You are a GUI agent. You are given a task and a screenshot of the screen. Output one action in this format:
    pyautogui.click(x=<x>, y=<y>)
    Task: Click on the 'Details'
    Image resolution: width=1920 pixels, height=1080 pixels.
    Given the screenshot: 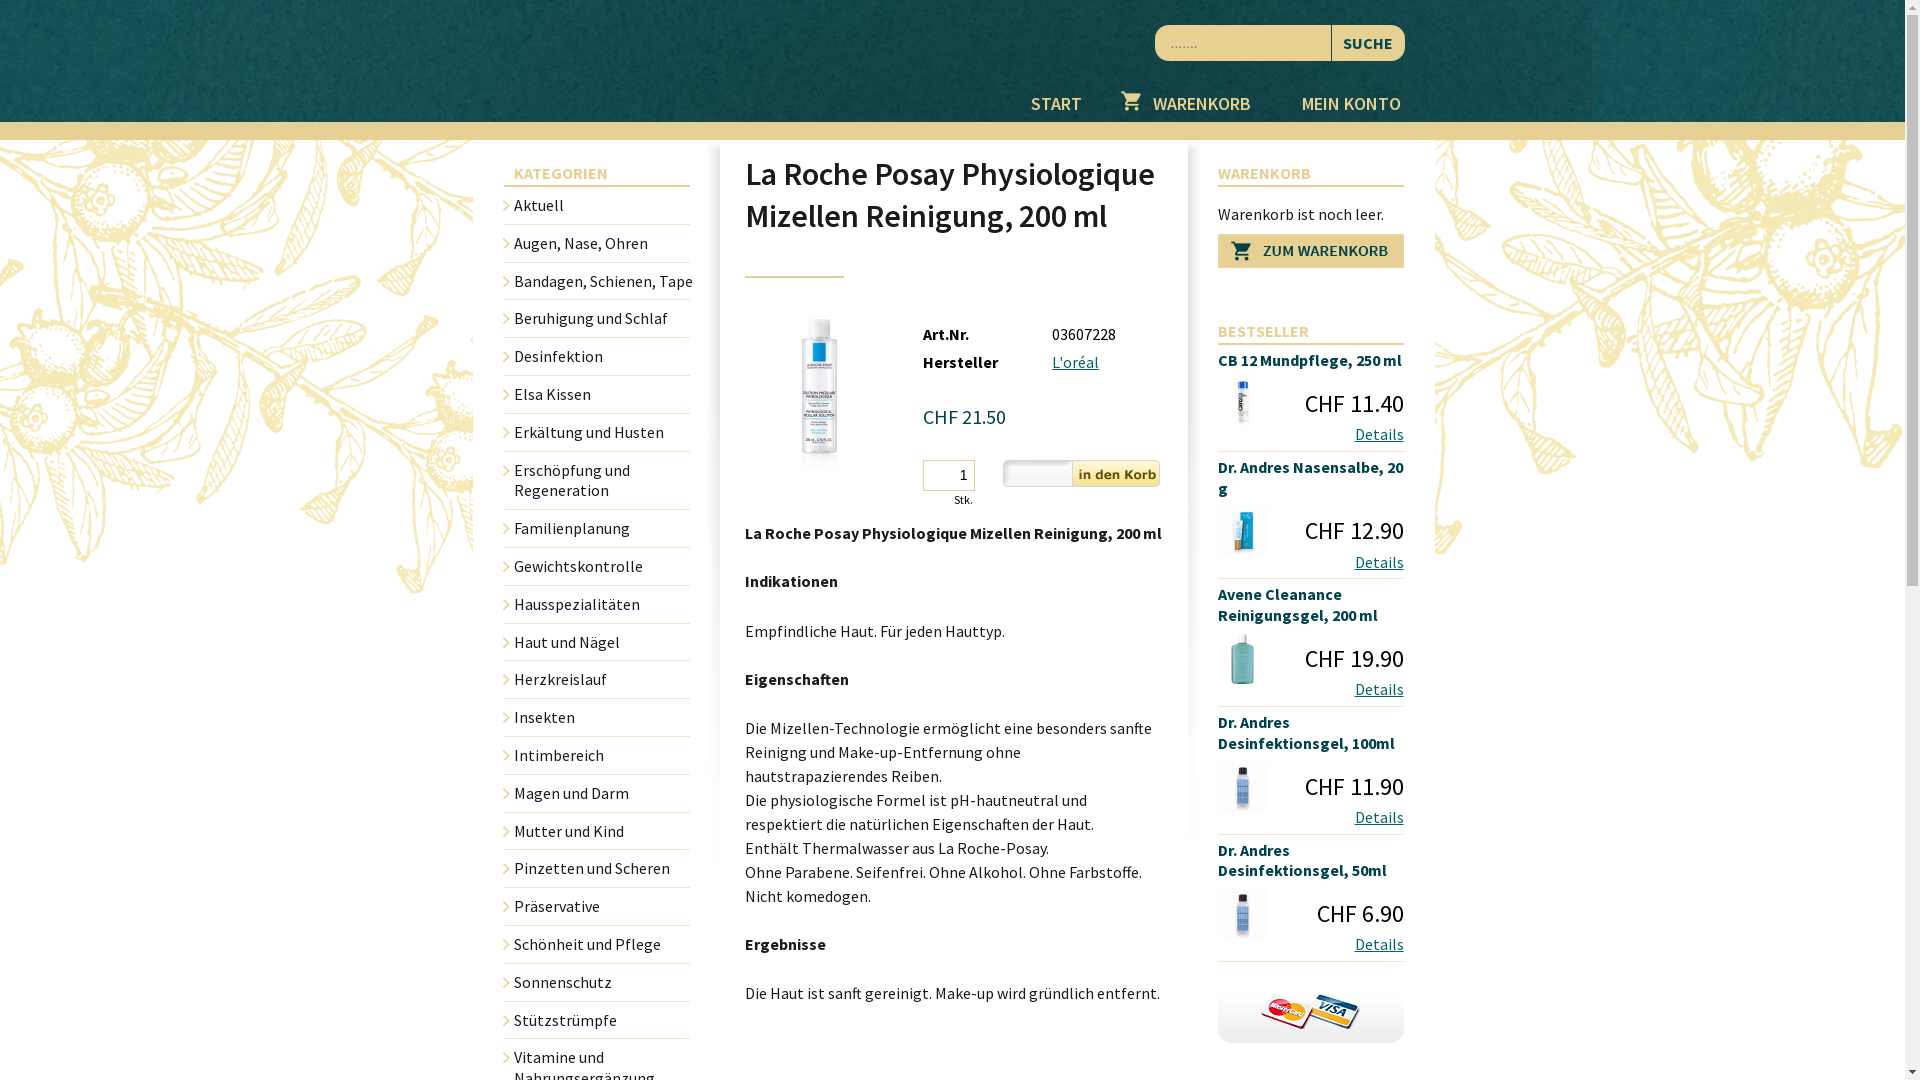 What is the action you would take?
    pyautogui.click(x=1377, y=433)
    